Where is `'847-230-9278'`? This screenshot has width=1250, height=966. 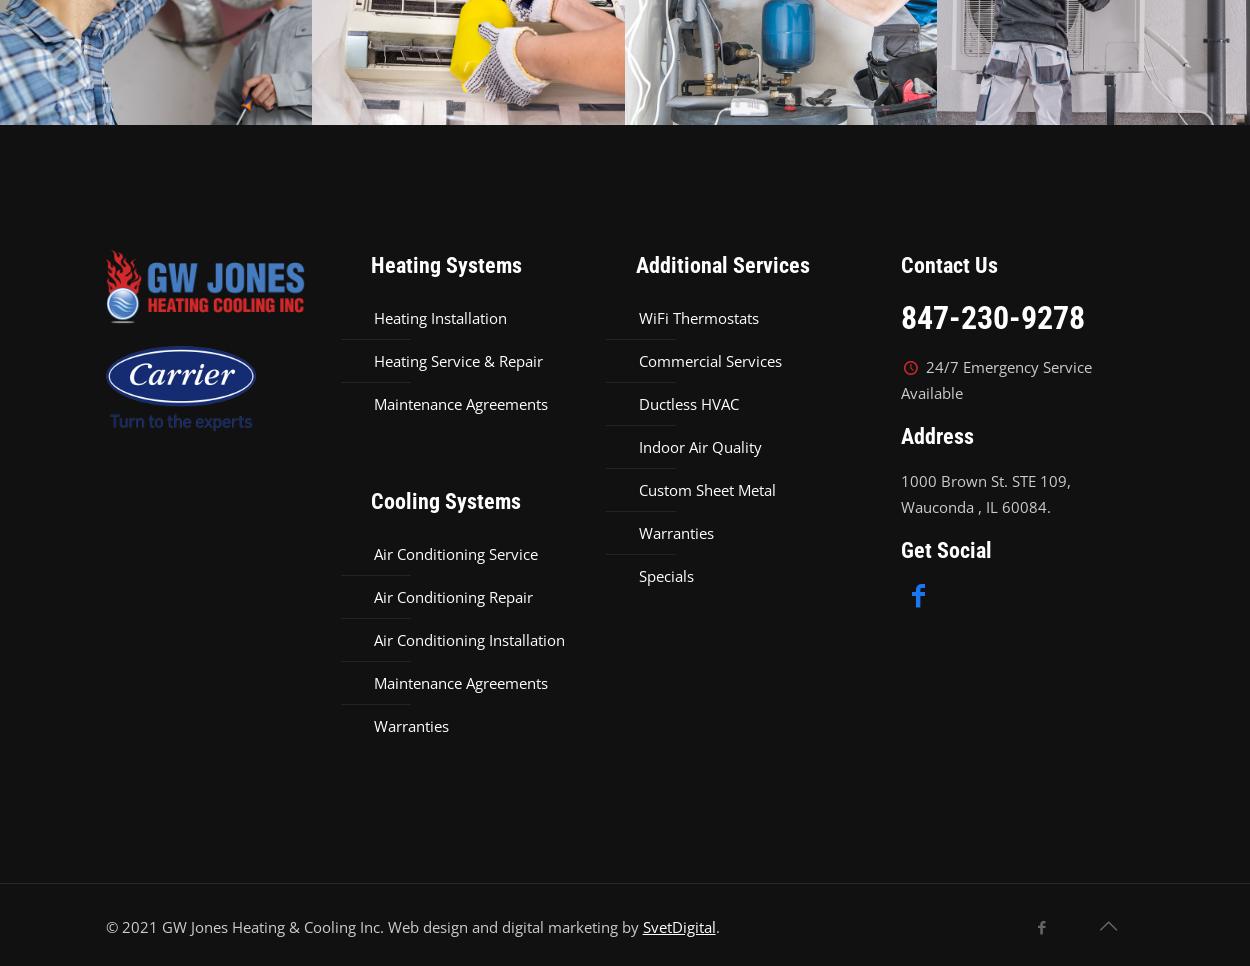 '847-230-9278' is located at coordinates (991, 318).